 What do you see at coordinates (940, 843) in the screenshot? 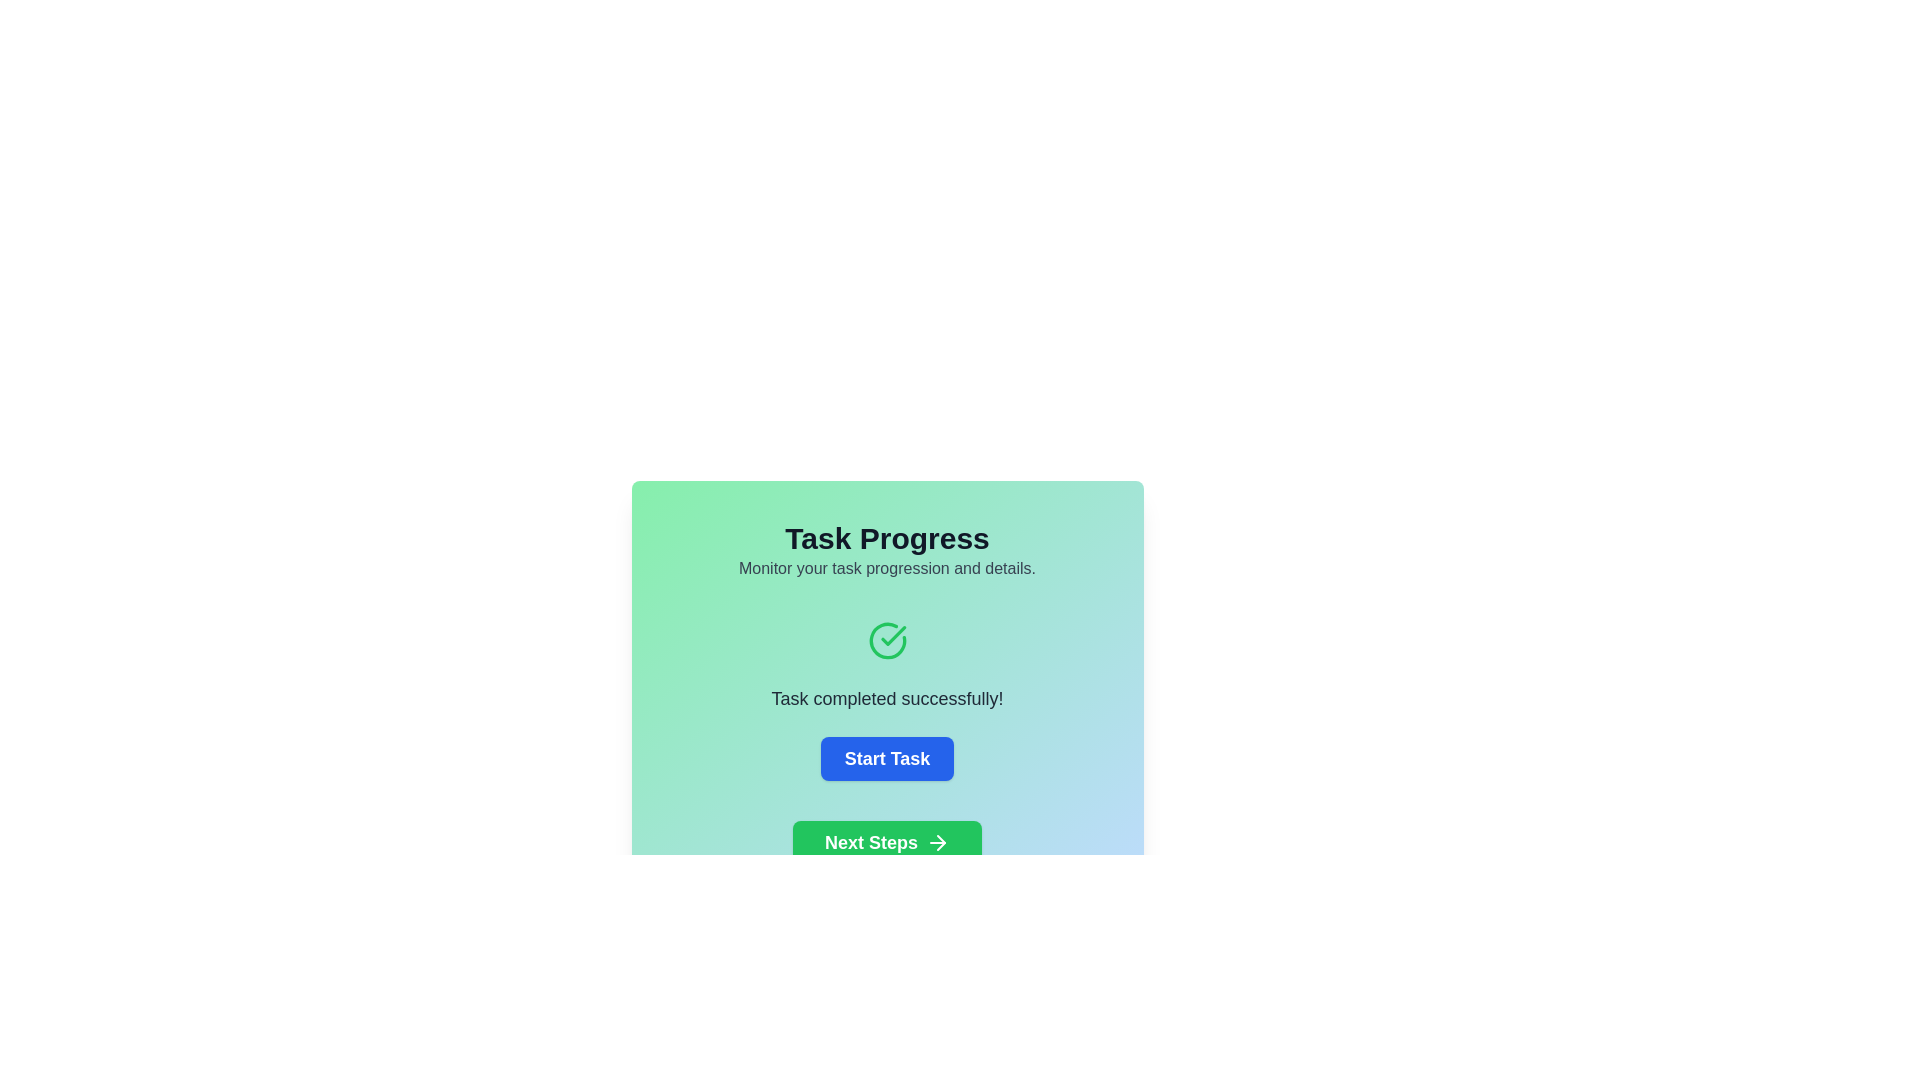
I see `the right-pointing triangular arrow icon below the 'Next Steps' label` at bounding box center [940, 843].